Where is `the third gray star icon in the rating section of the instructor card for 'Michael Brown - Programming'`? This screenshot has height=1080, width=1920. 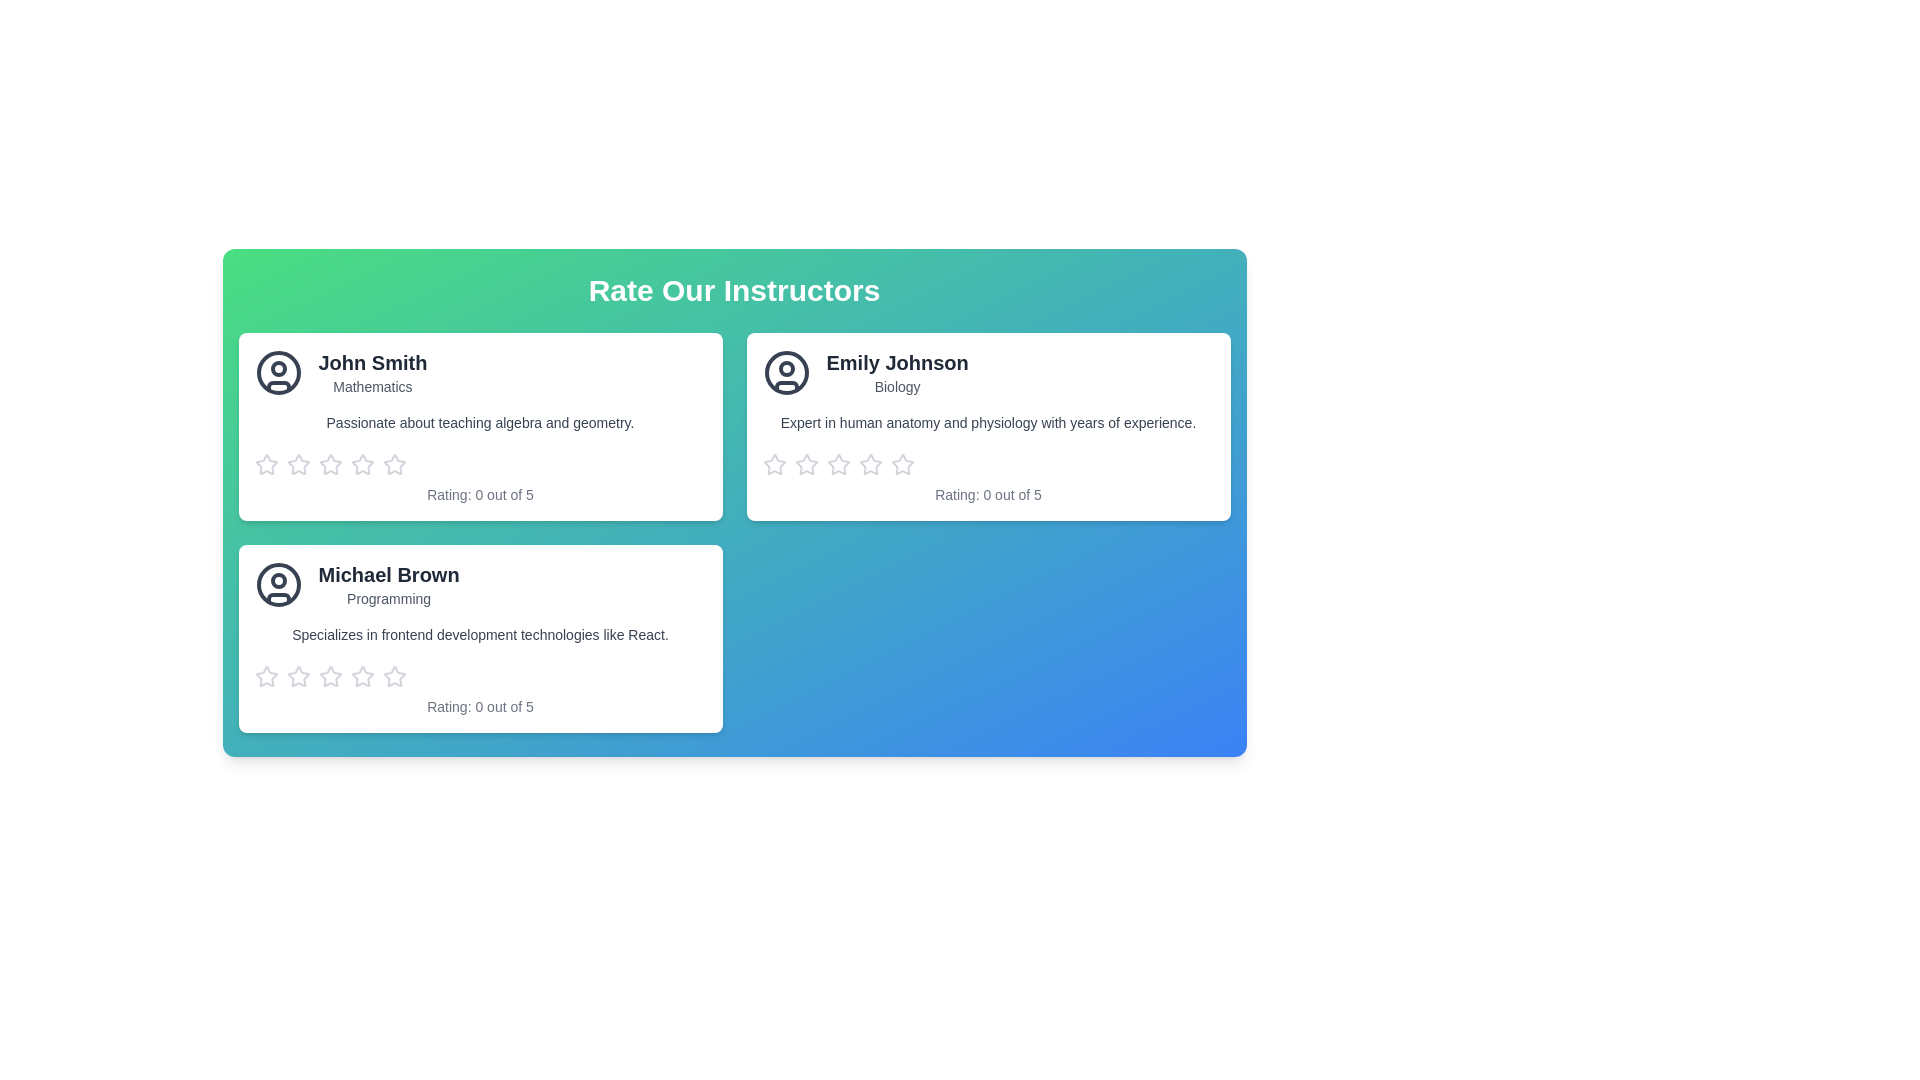 the third gray star icon in the rating section of the instructor card for 'Michael Brown - Programming' is located at coordinates (394, 675).